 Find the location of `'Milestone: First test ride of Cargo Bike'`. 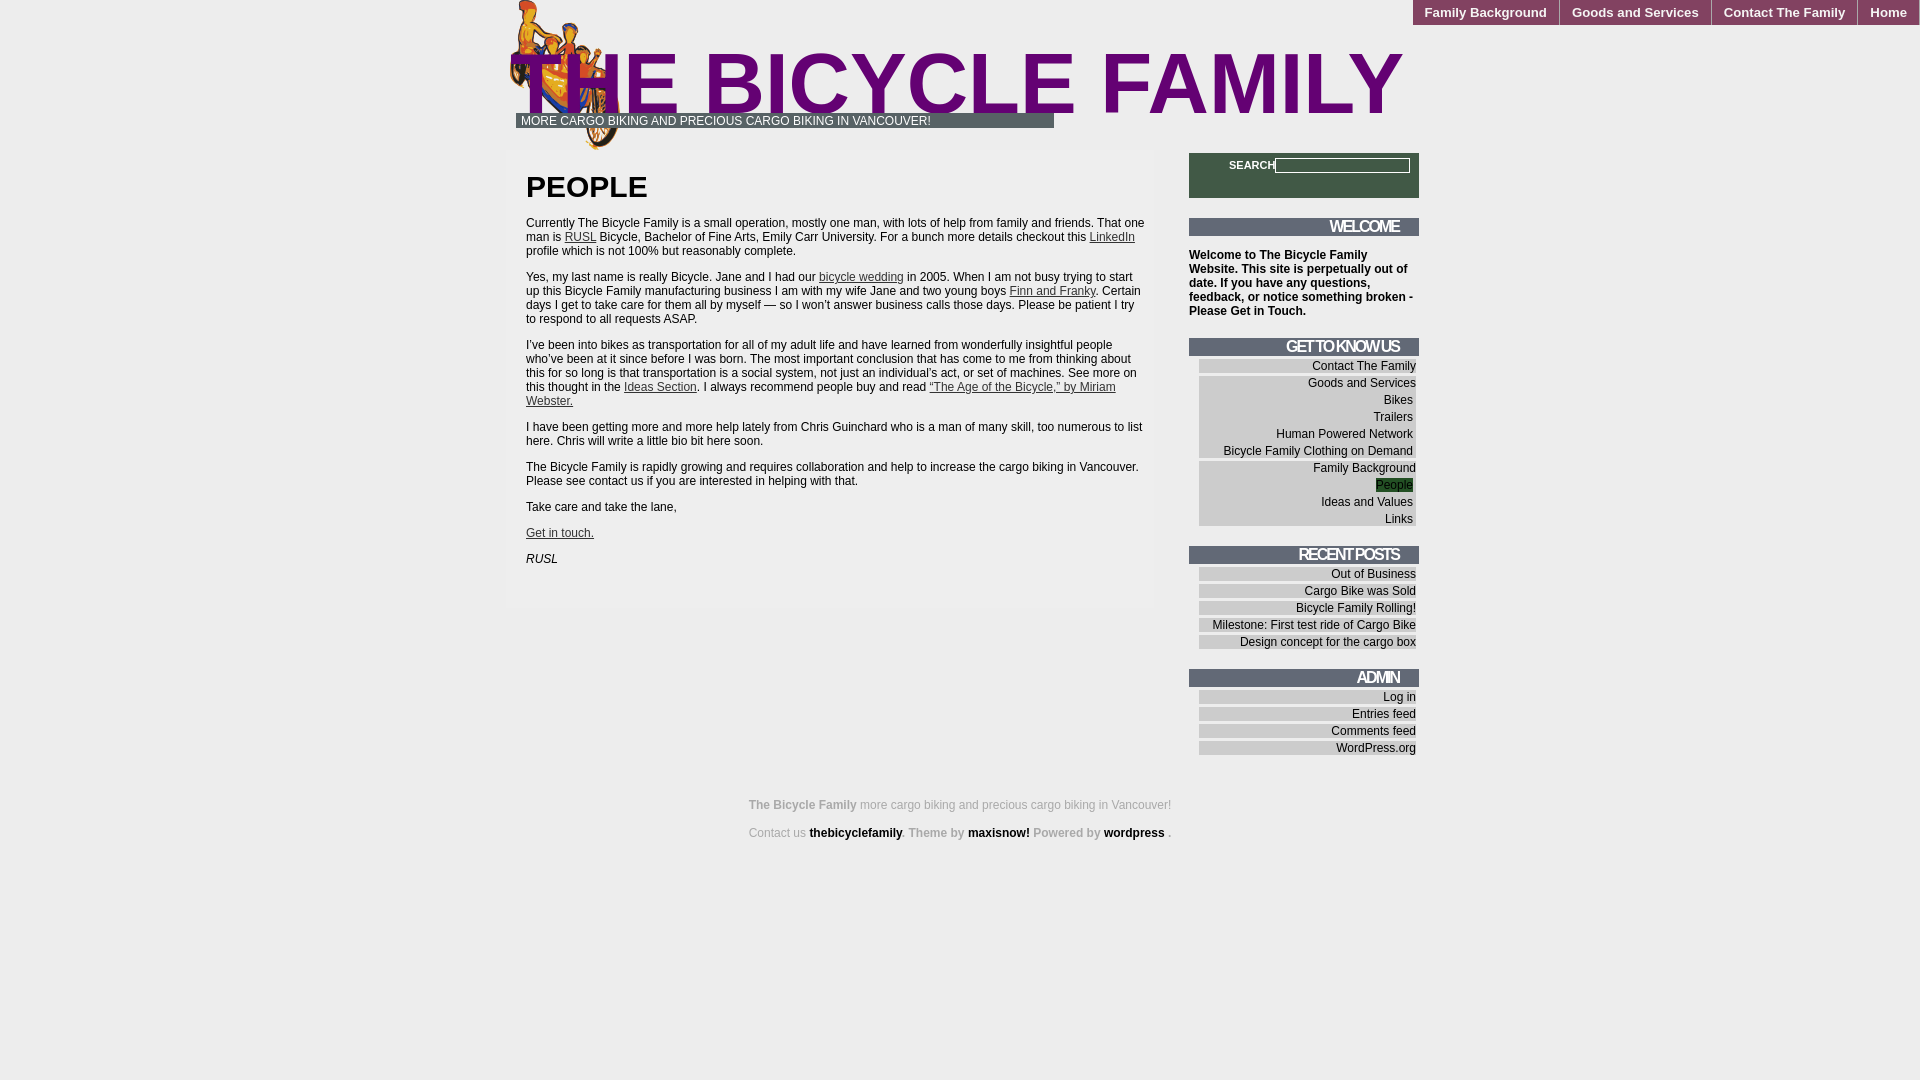

'Milestone: First test ride of Cargo Bike' is located at coordinates (1314, 623).